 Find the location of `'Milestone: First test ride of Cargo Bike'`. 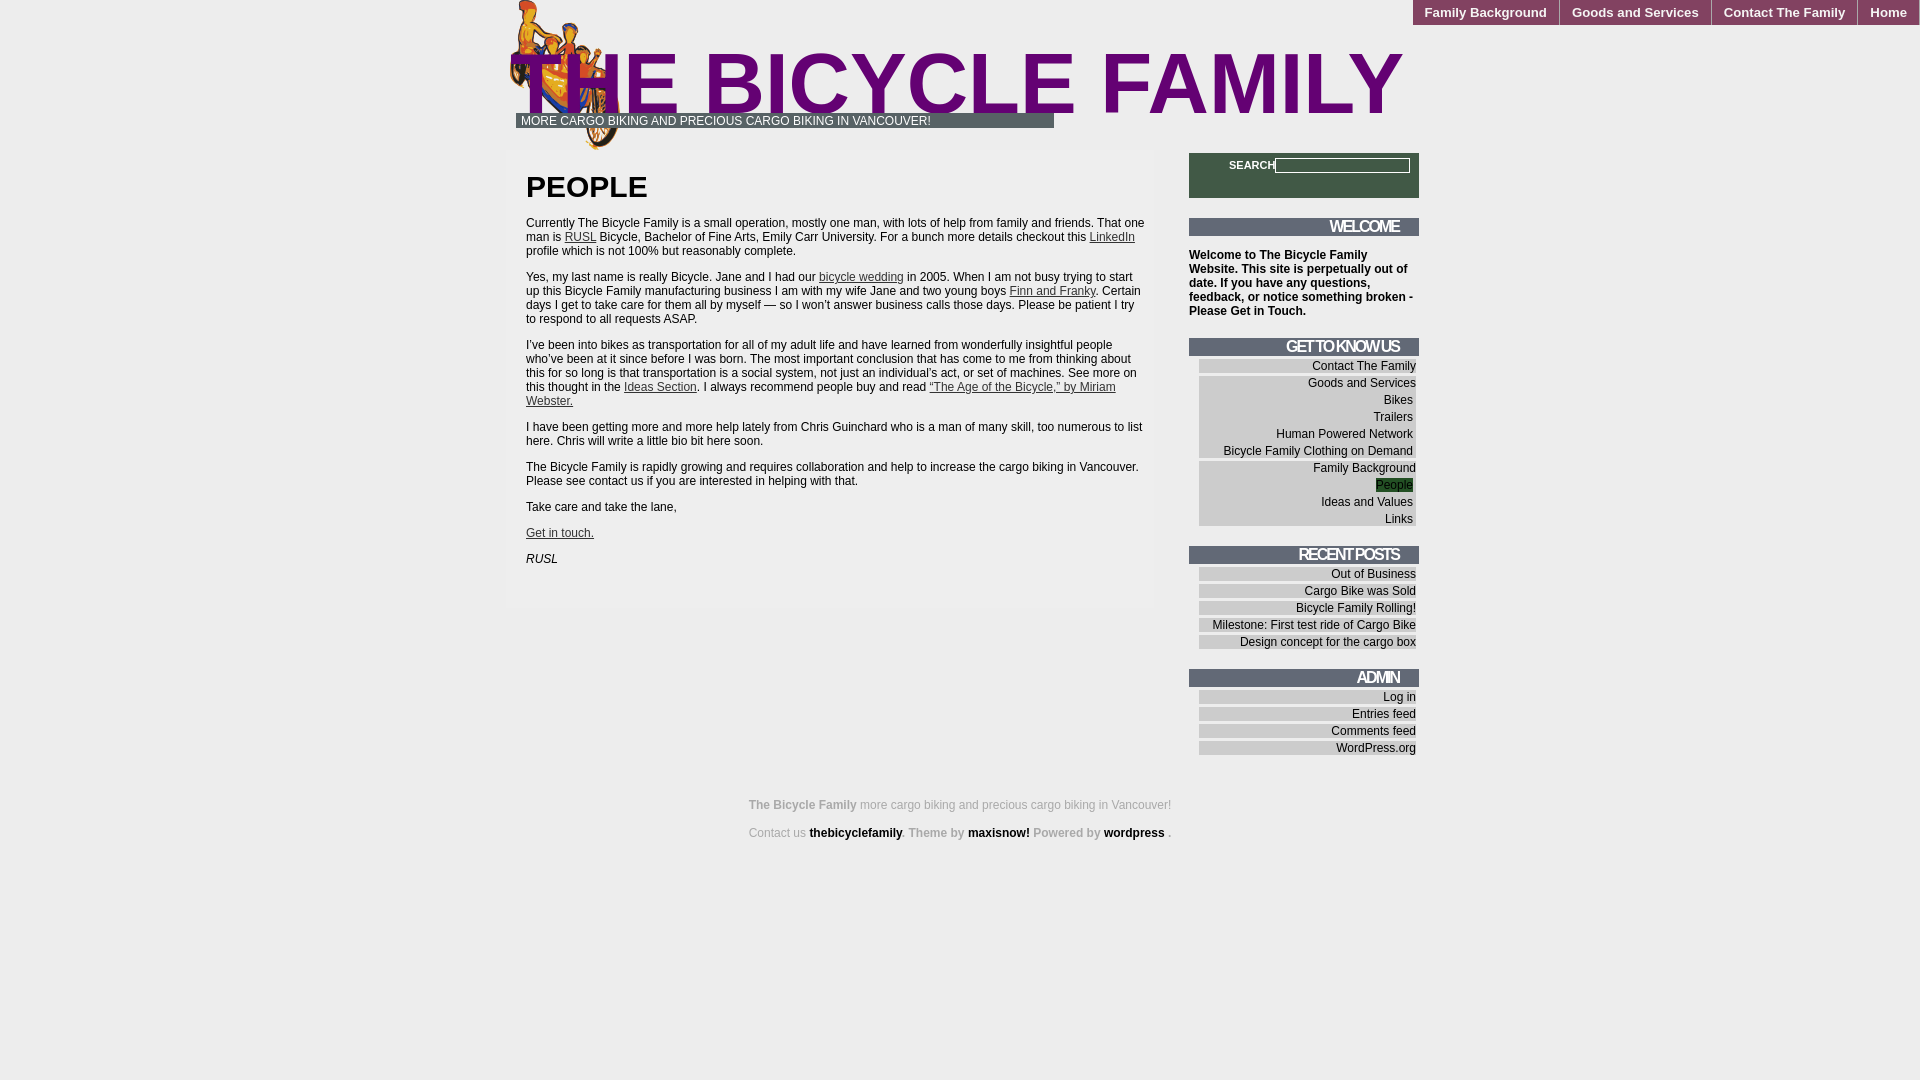

'Milestone: First test ride of Cargo Bike' is located at coordinates (1314, 623).